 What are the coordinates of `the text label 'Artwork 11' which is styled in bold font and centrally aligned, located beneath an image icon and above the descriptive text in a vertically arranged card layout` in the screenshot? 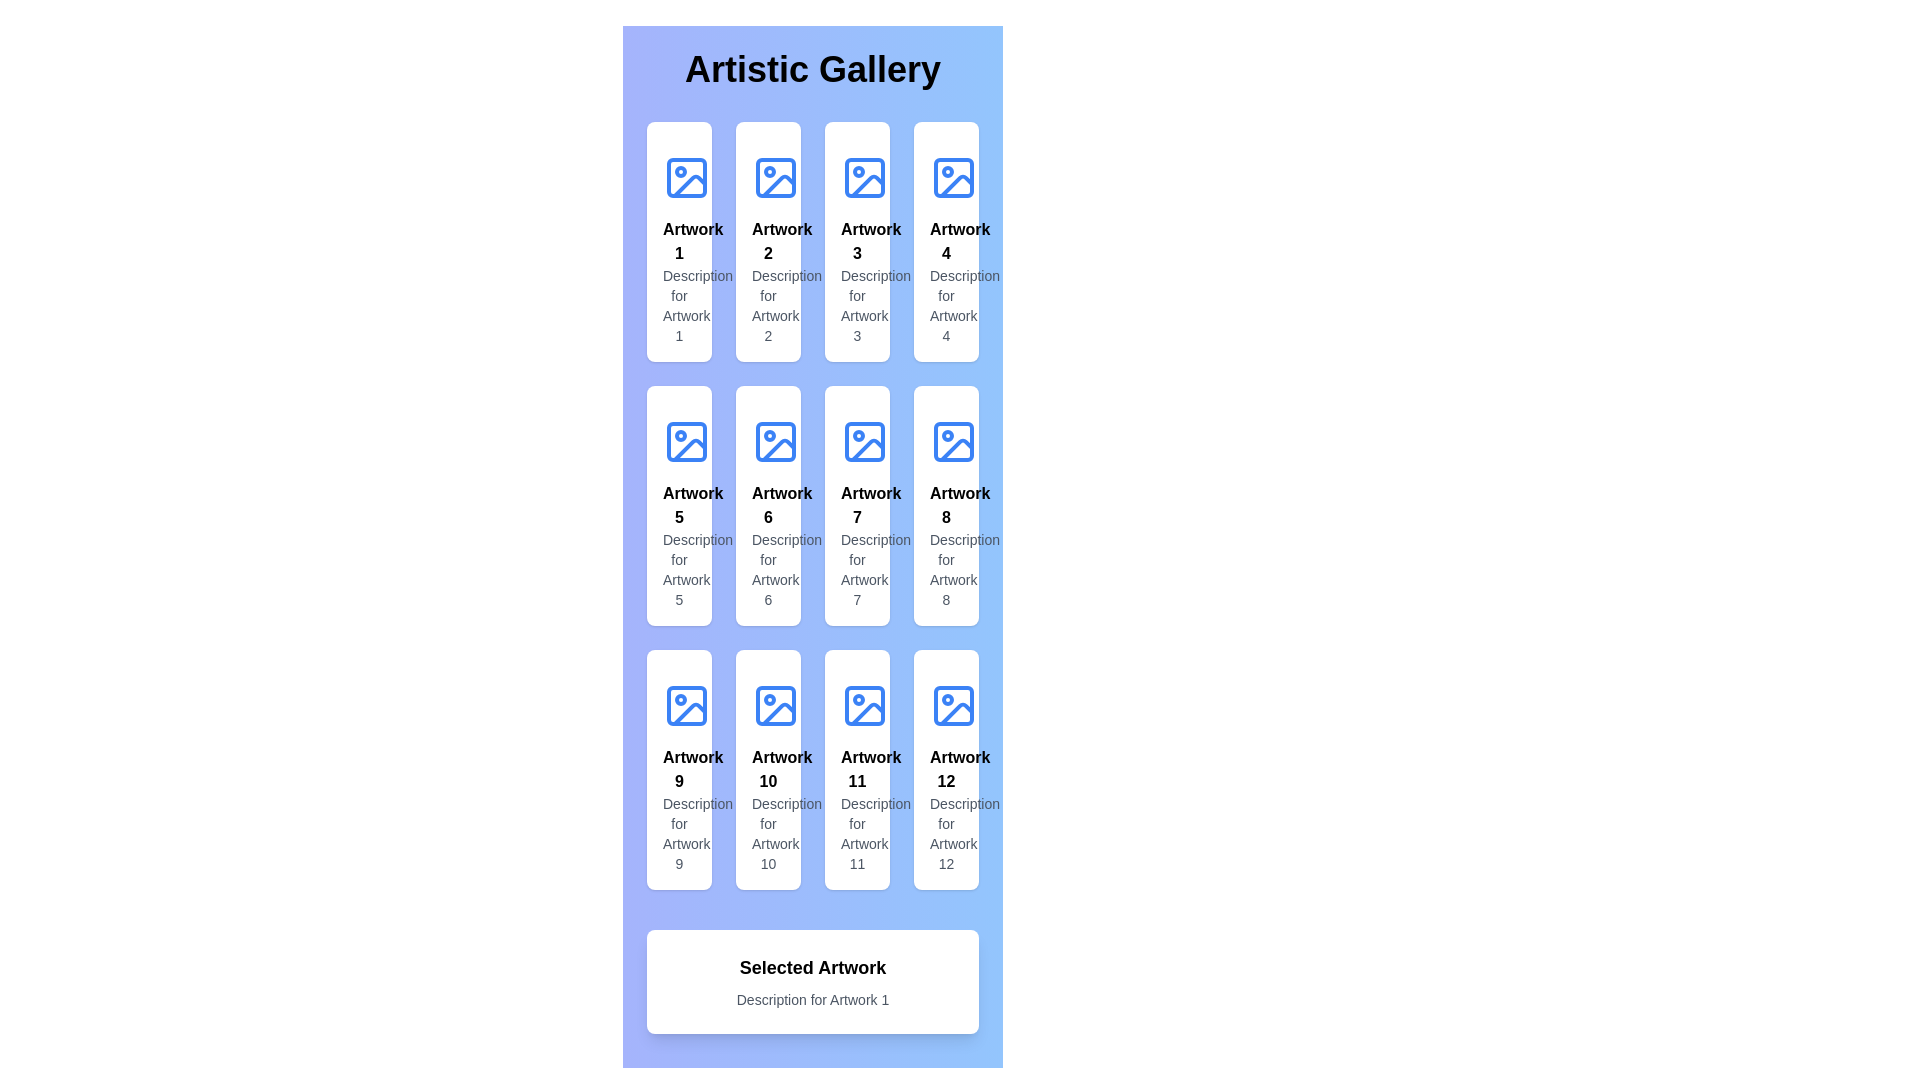 It's located at (857, 769).